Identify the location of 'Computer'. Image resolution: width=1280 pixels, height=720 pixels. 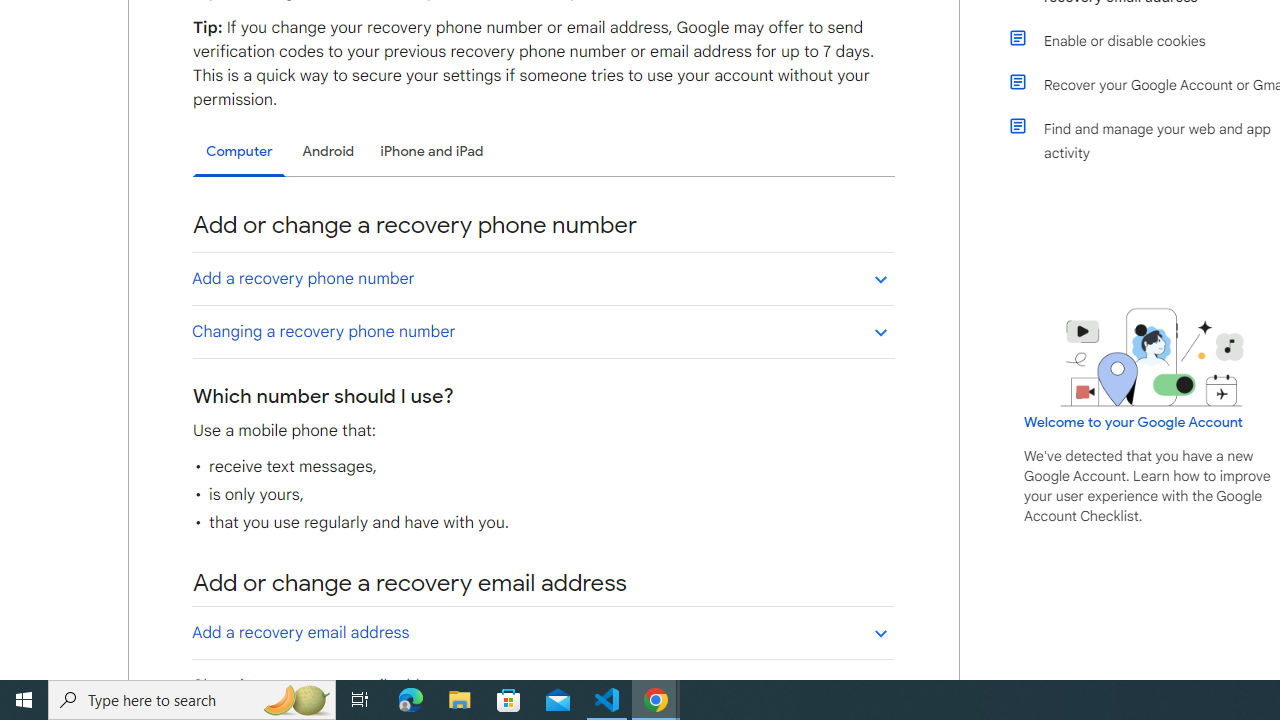
(239, 151).